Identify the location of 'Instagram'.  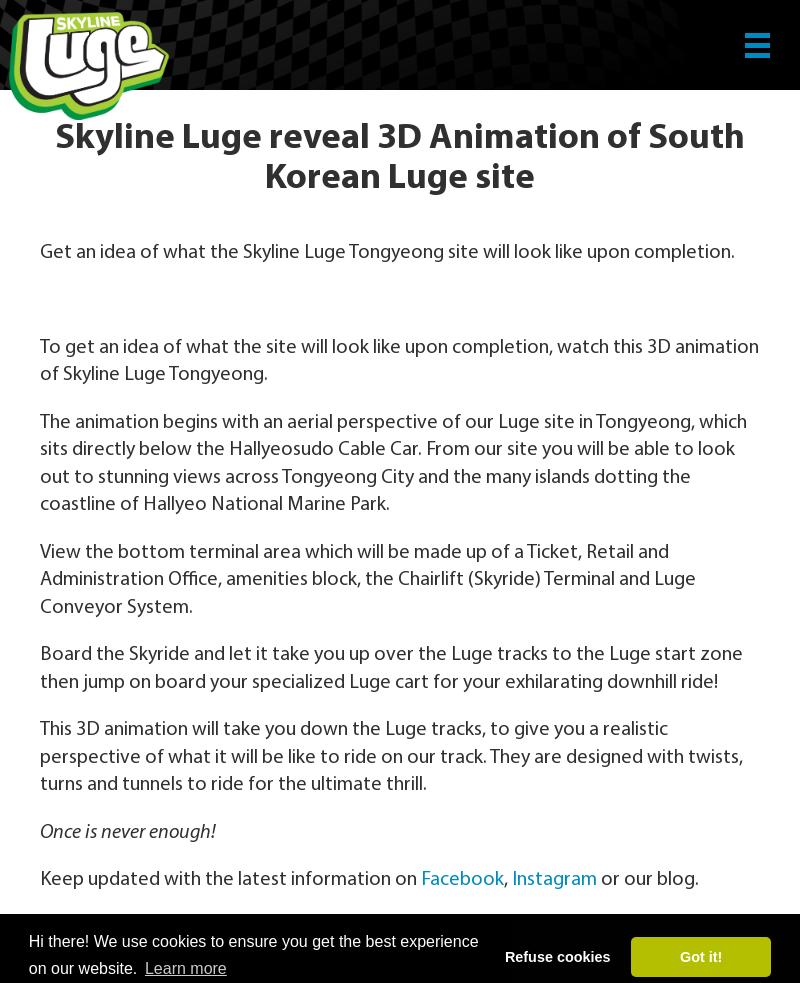
(511, 879).